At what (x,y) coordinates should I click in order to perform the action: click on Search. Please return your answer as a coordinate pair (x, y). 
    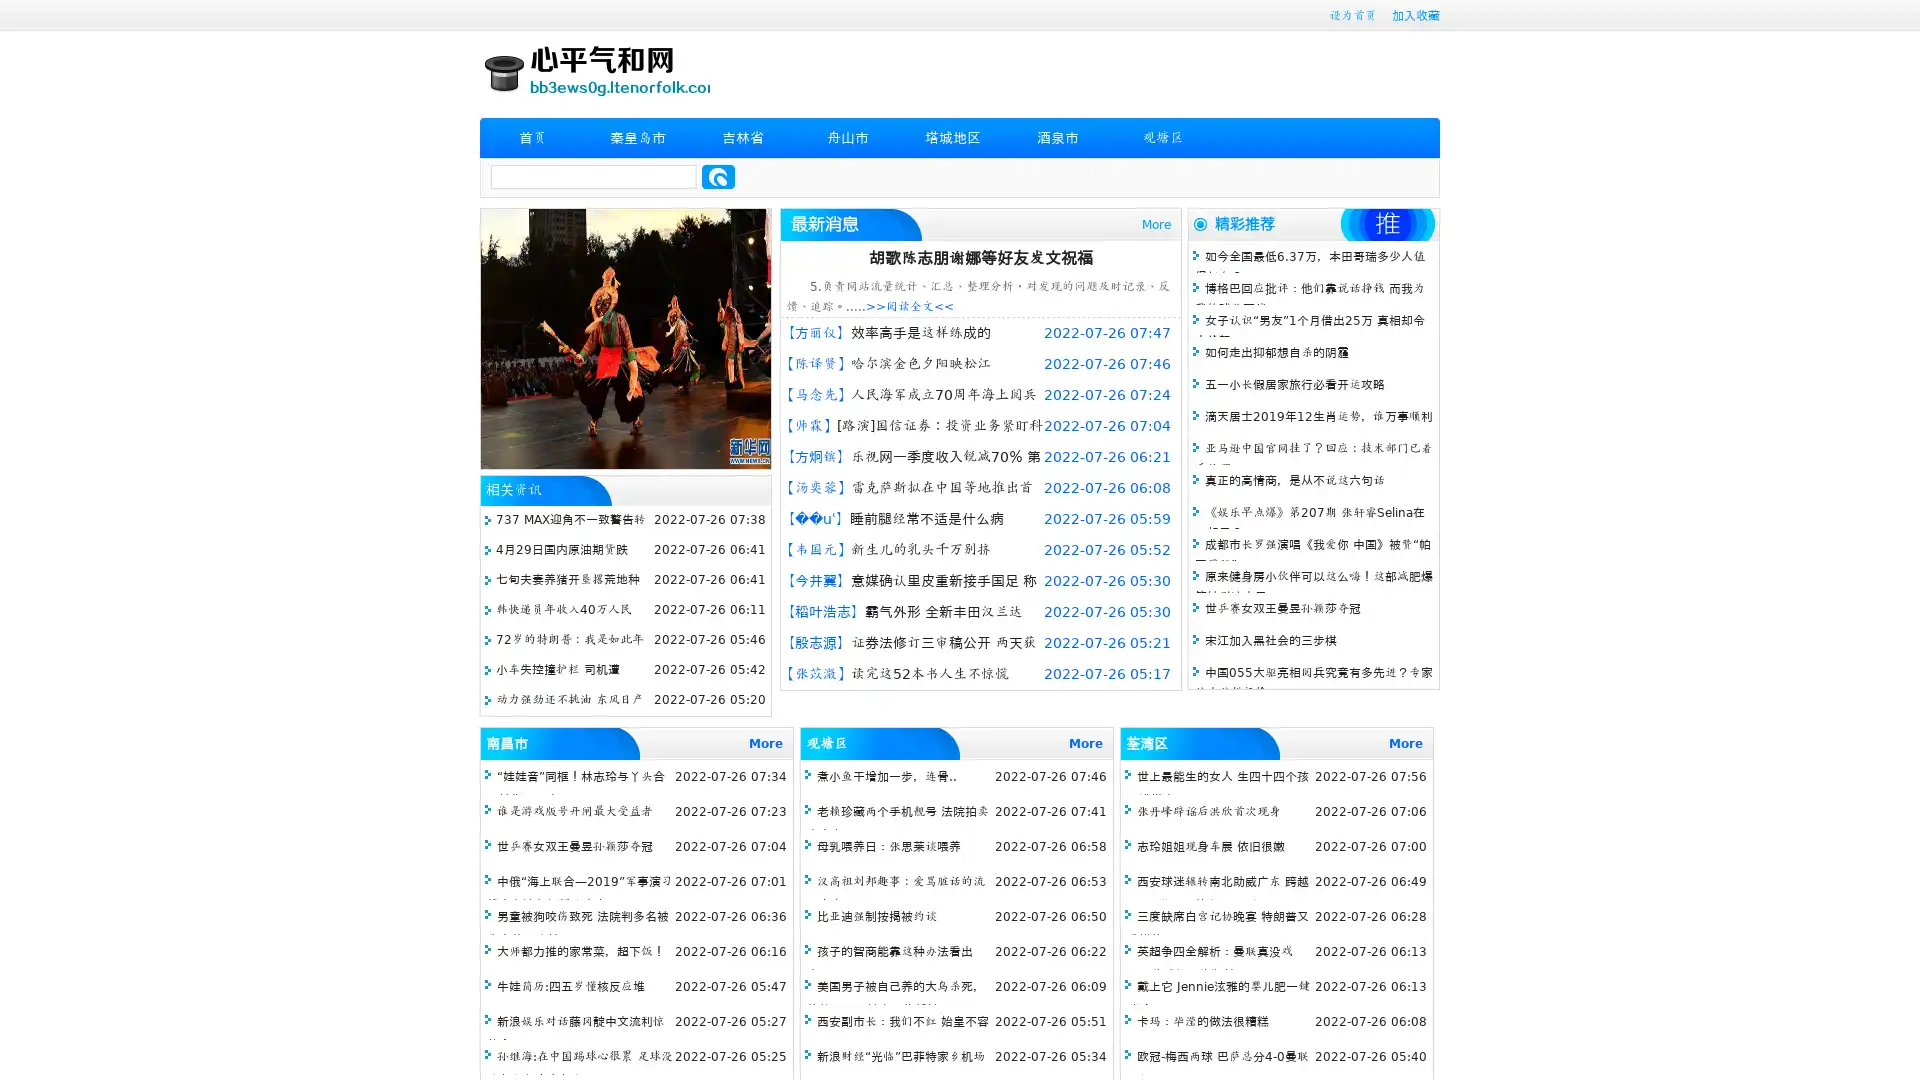
    Looking at the image, I should click on (718, 176).